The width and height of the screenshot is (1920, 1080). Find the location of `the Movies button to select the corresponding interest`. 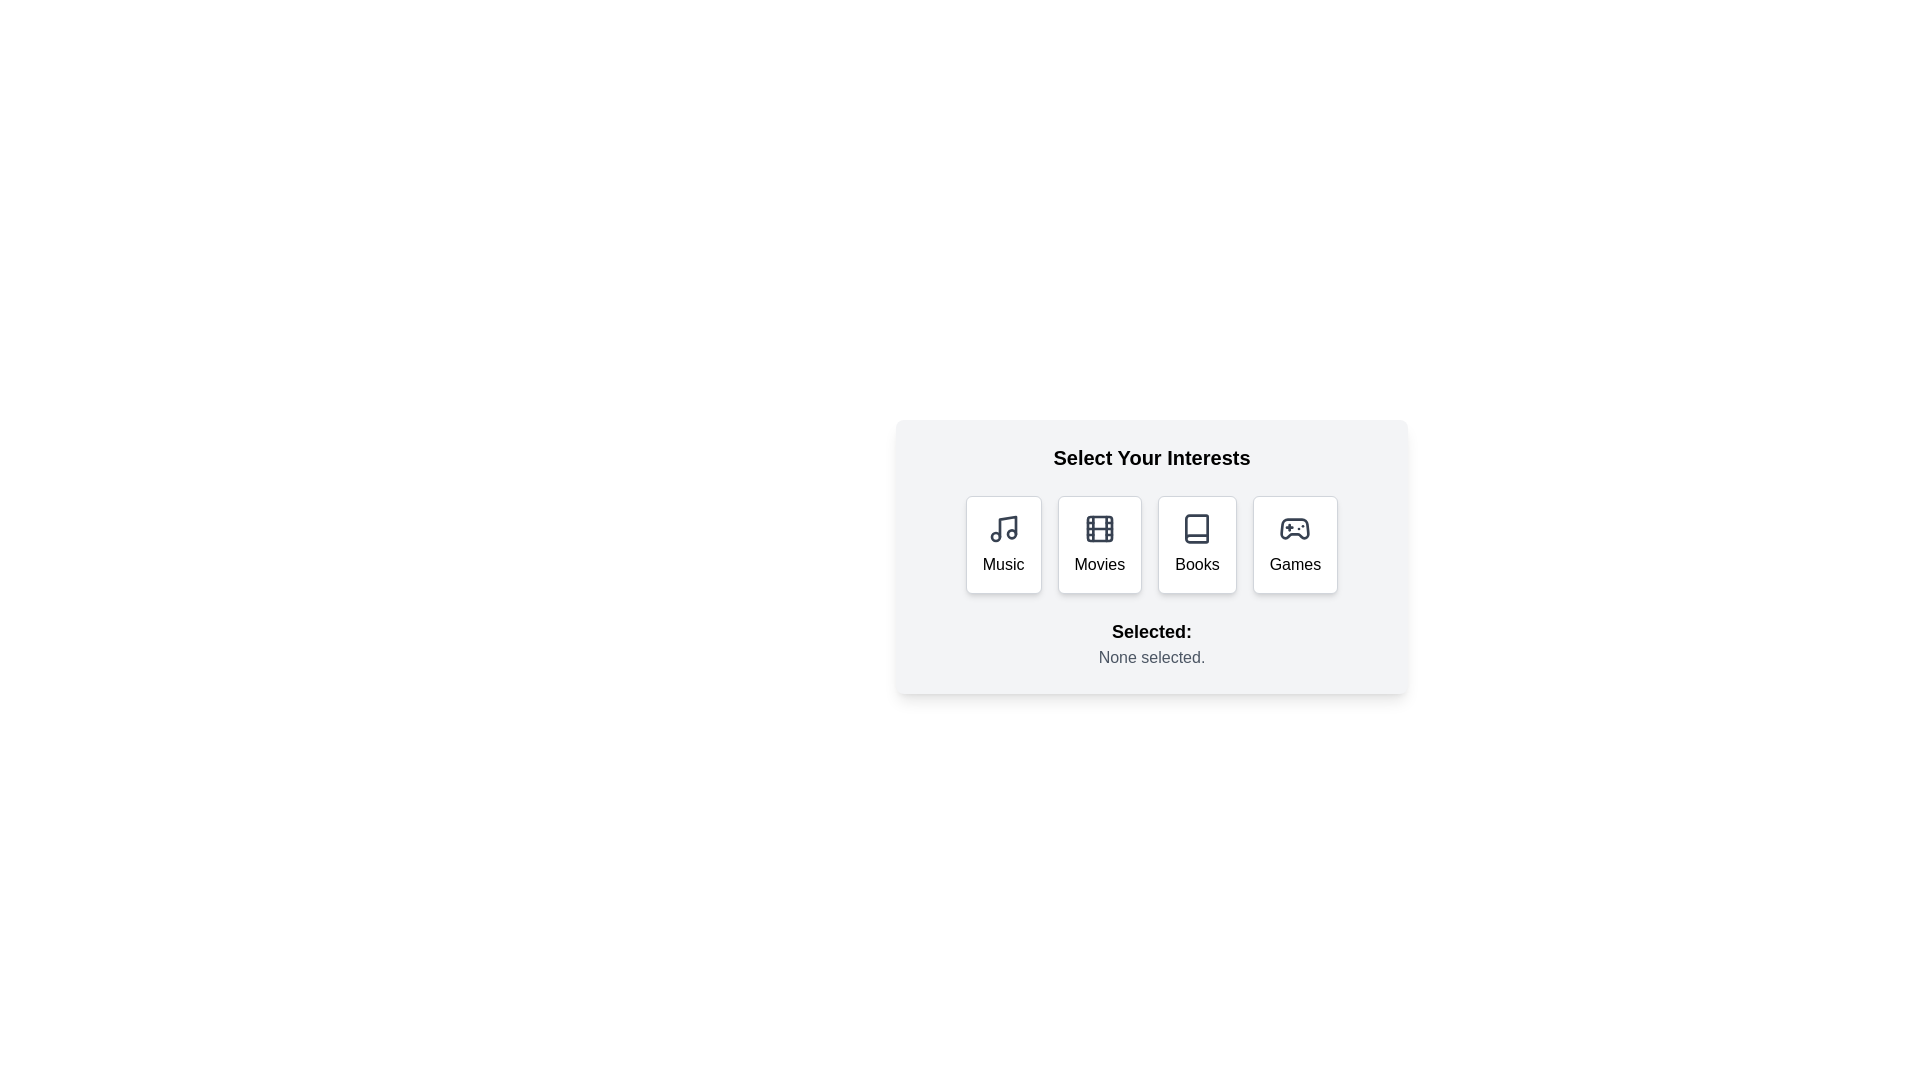

the Movies button to select the corresponding interest is located at coordinates (1098, 544).